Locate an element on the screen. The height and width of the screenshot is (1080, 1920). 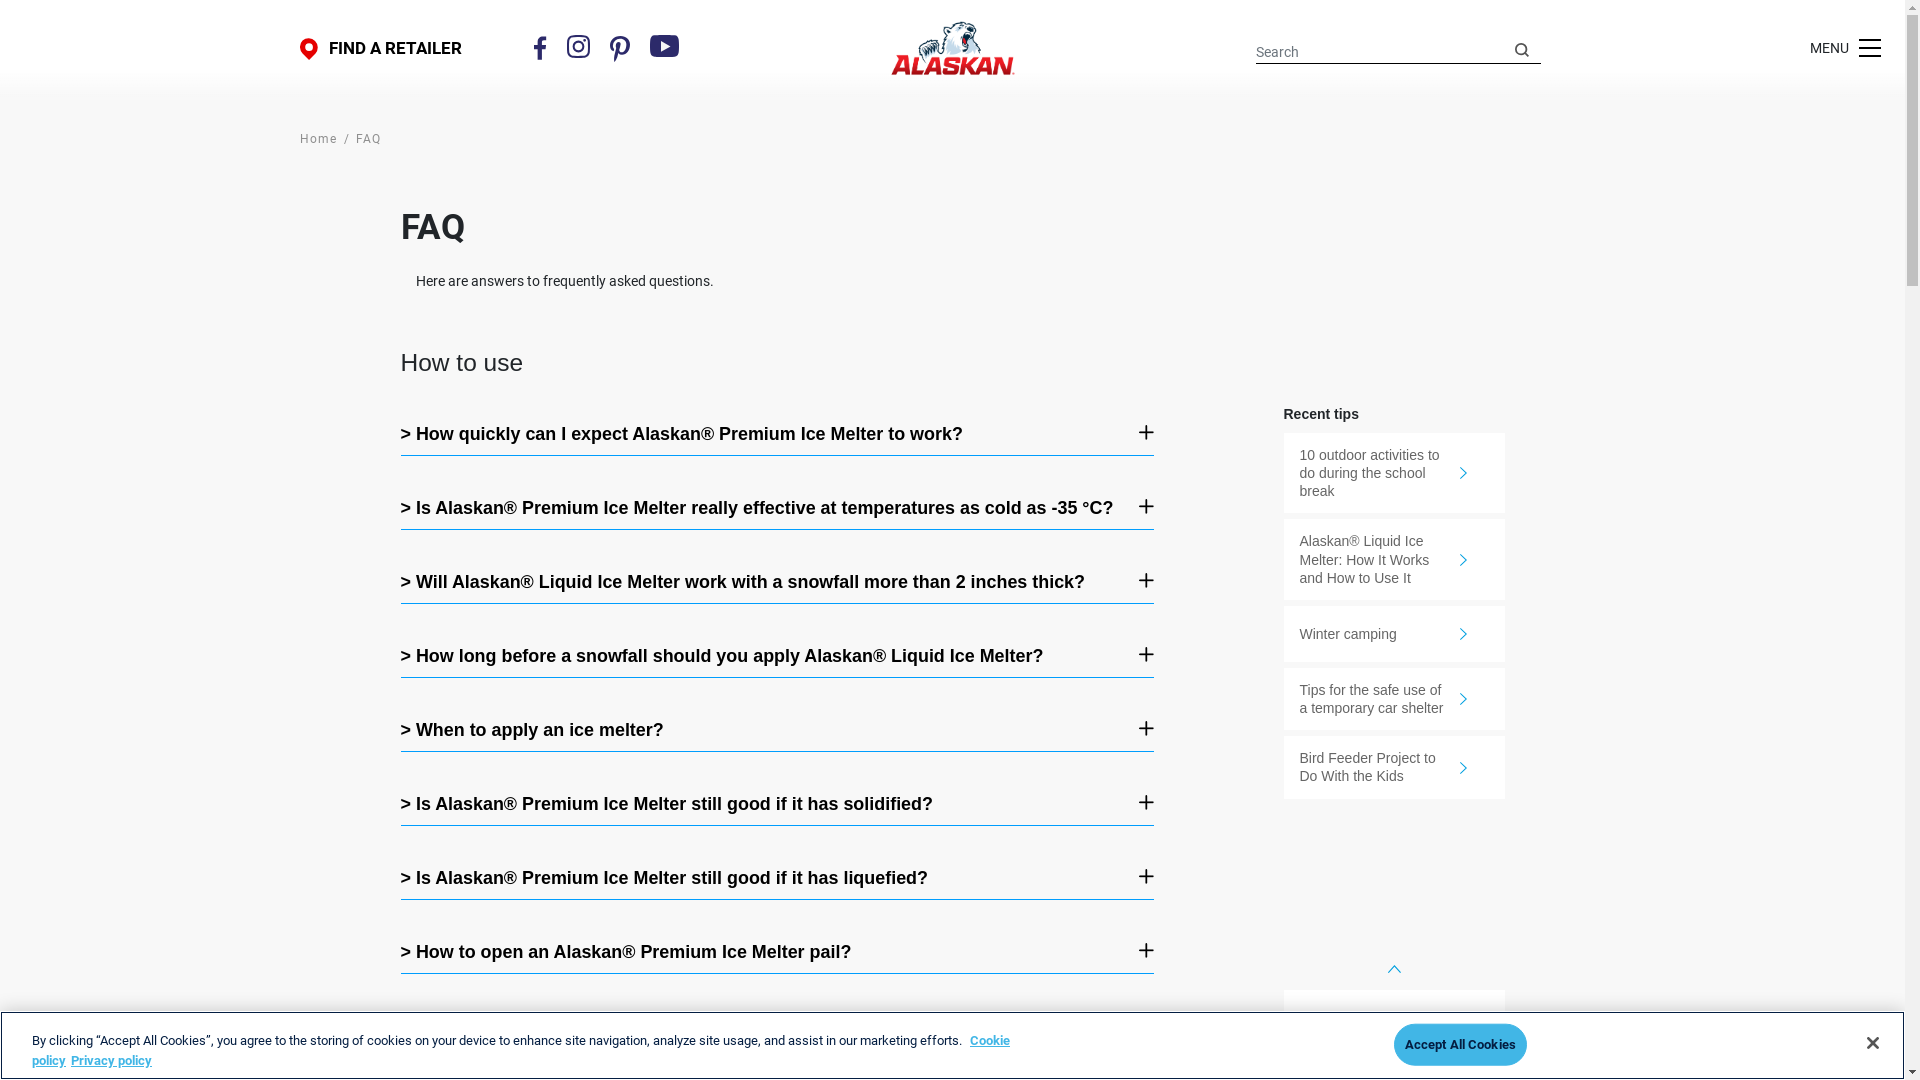
'Cookie policy' is located at coordinates (521, 1049).